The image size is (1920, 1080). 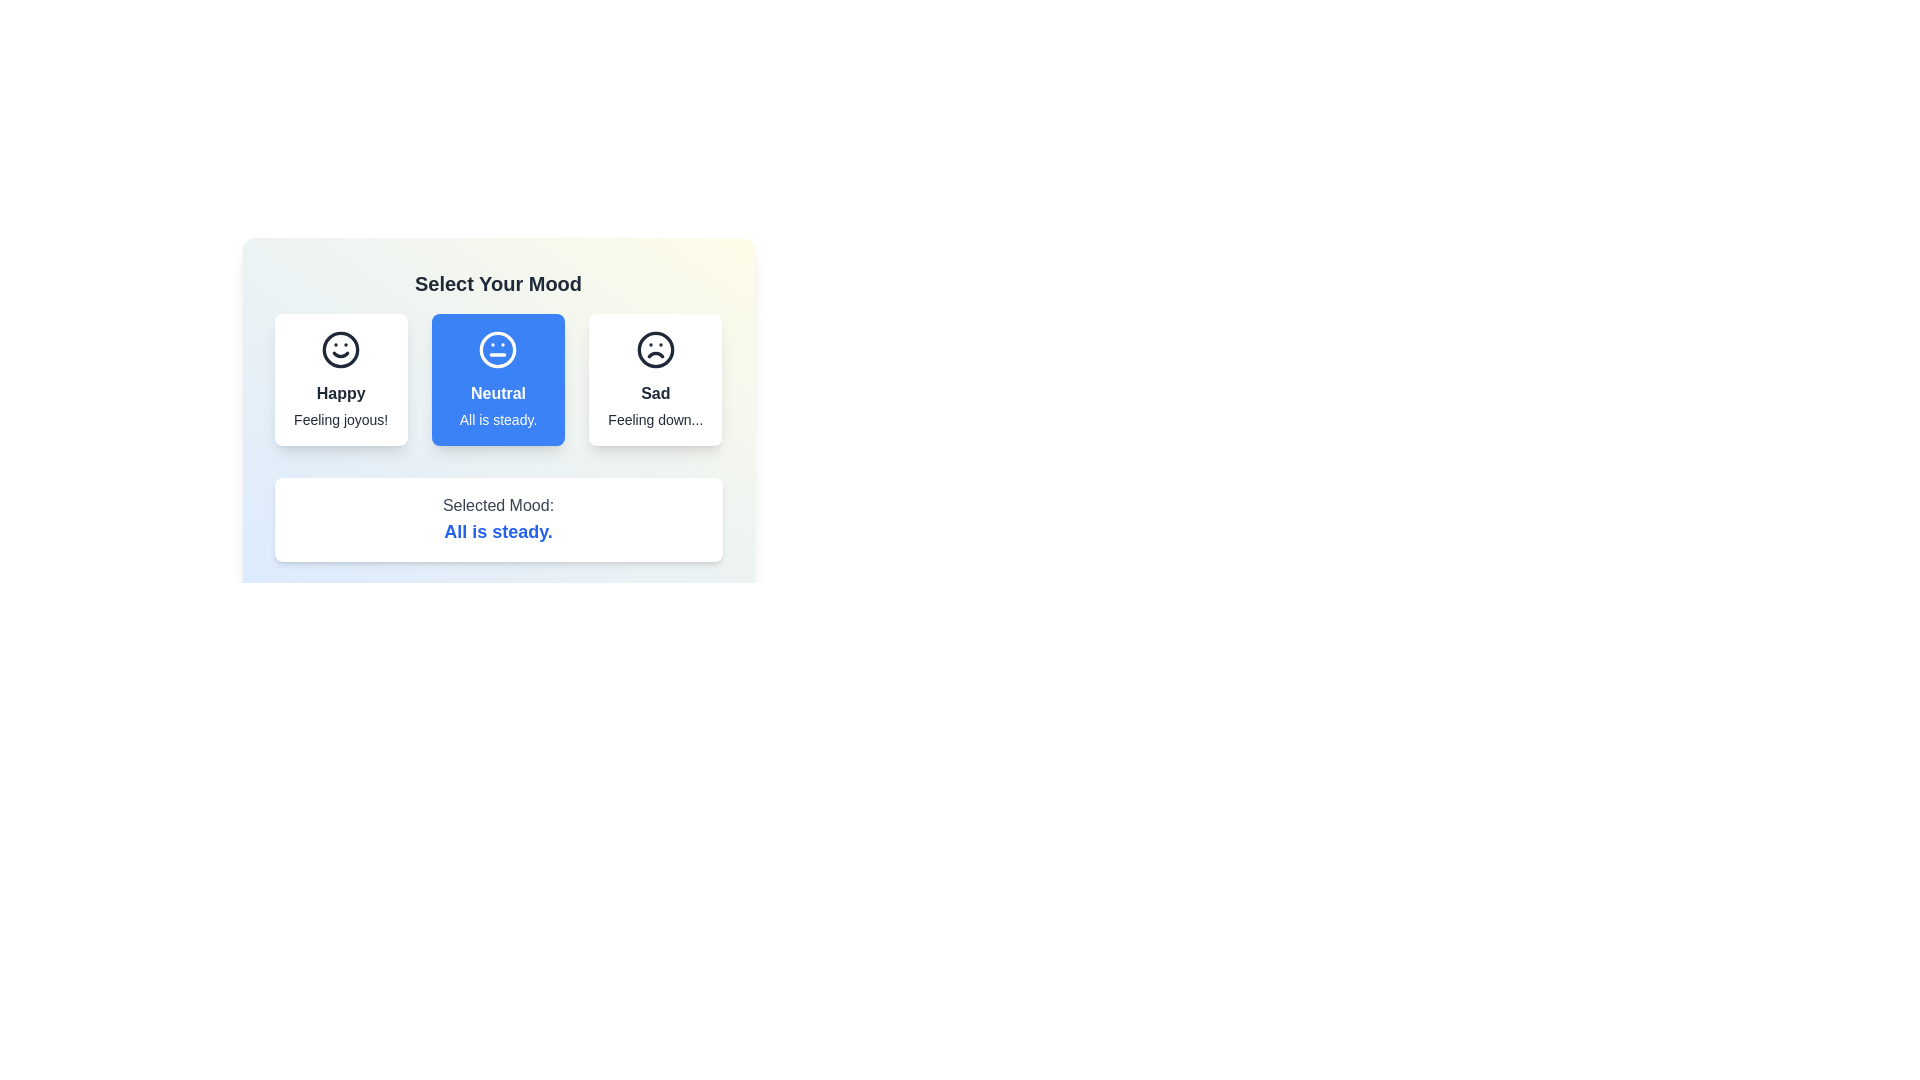 I want to click on the mood Sad by clicking on the corresponding button, so click(x=654, y=380).